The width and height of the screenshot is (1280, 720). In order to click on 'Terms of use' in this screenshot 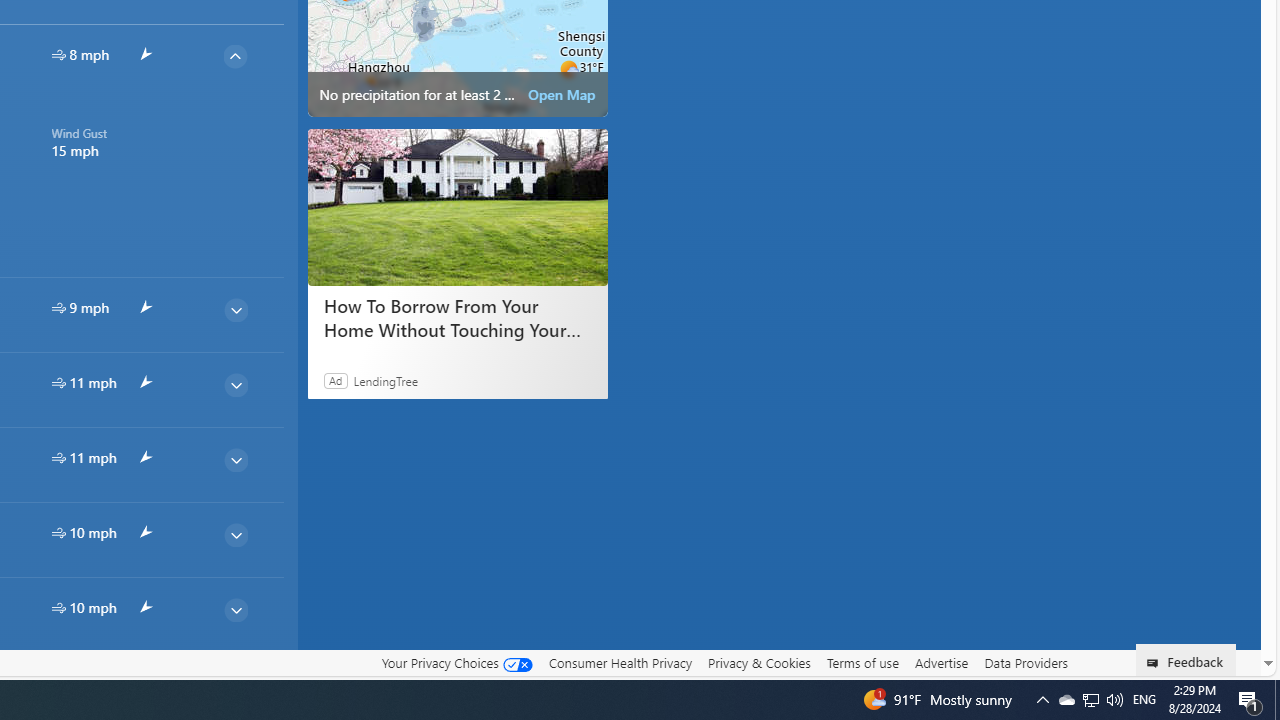, I will do `click(862, 663)`.